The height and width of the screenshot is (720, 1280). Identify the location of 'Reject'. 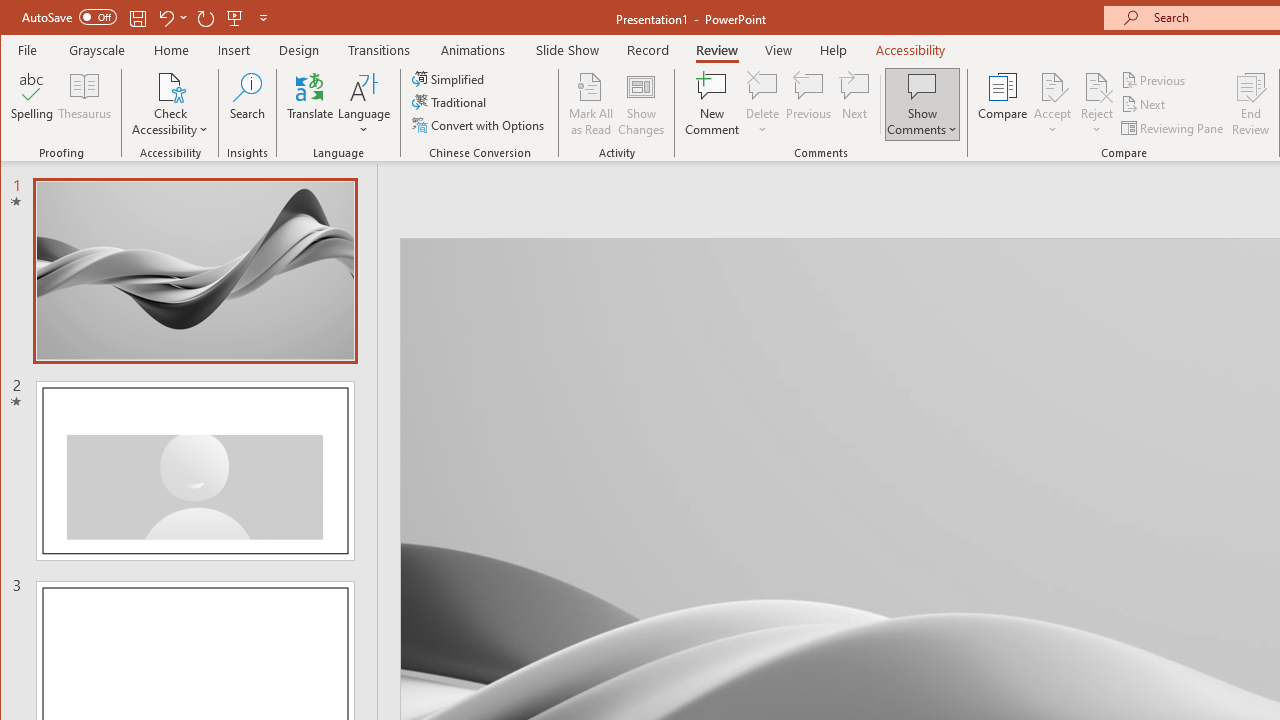
(1095, 104).